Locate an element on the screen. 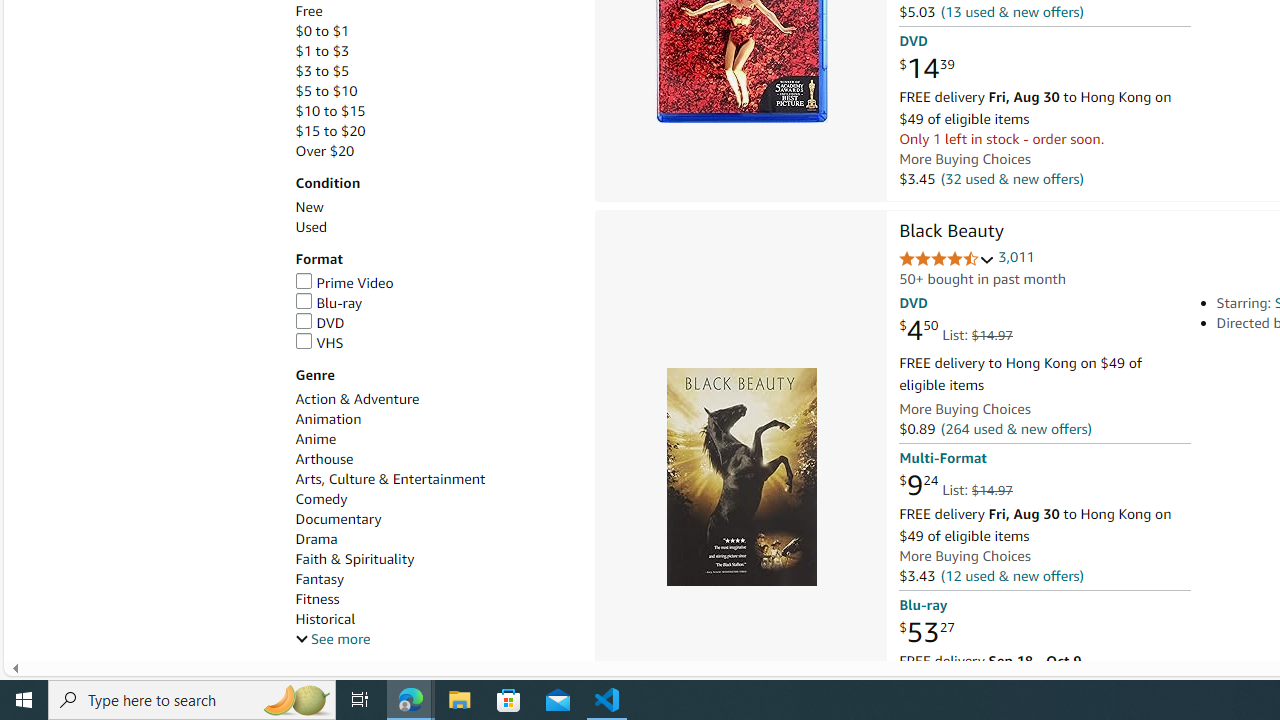  'Documentary' is located at coordinates (337, 518).